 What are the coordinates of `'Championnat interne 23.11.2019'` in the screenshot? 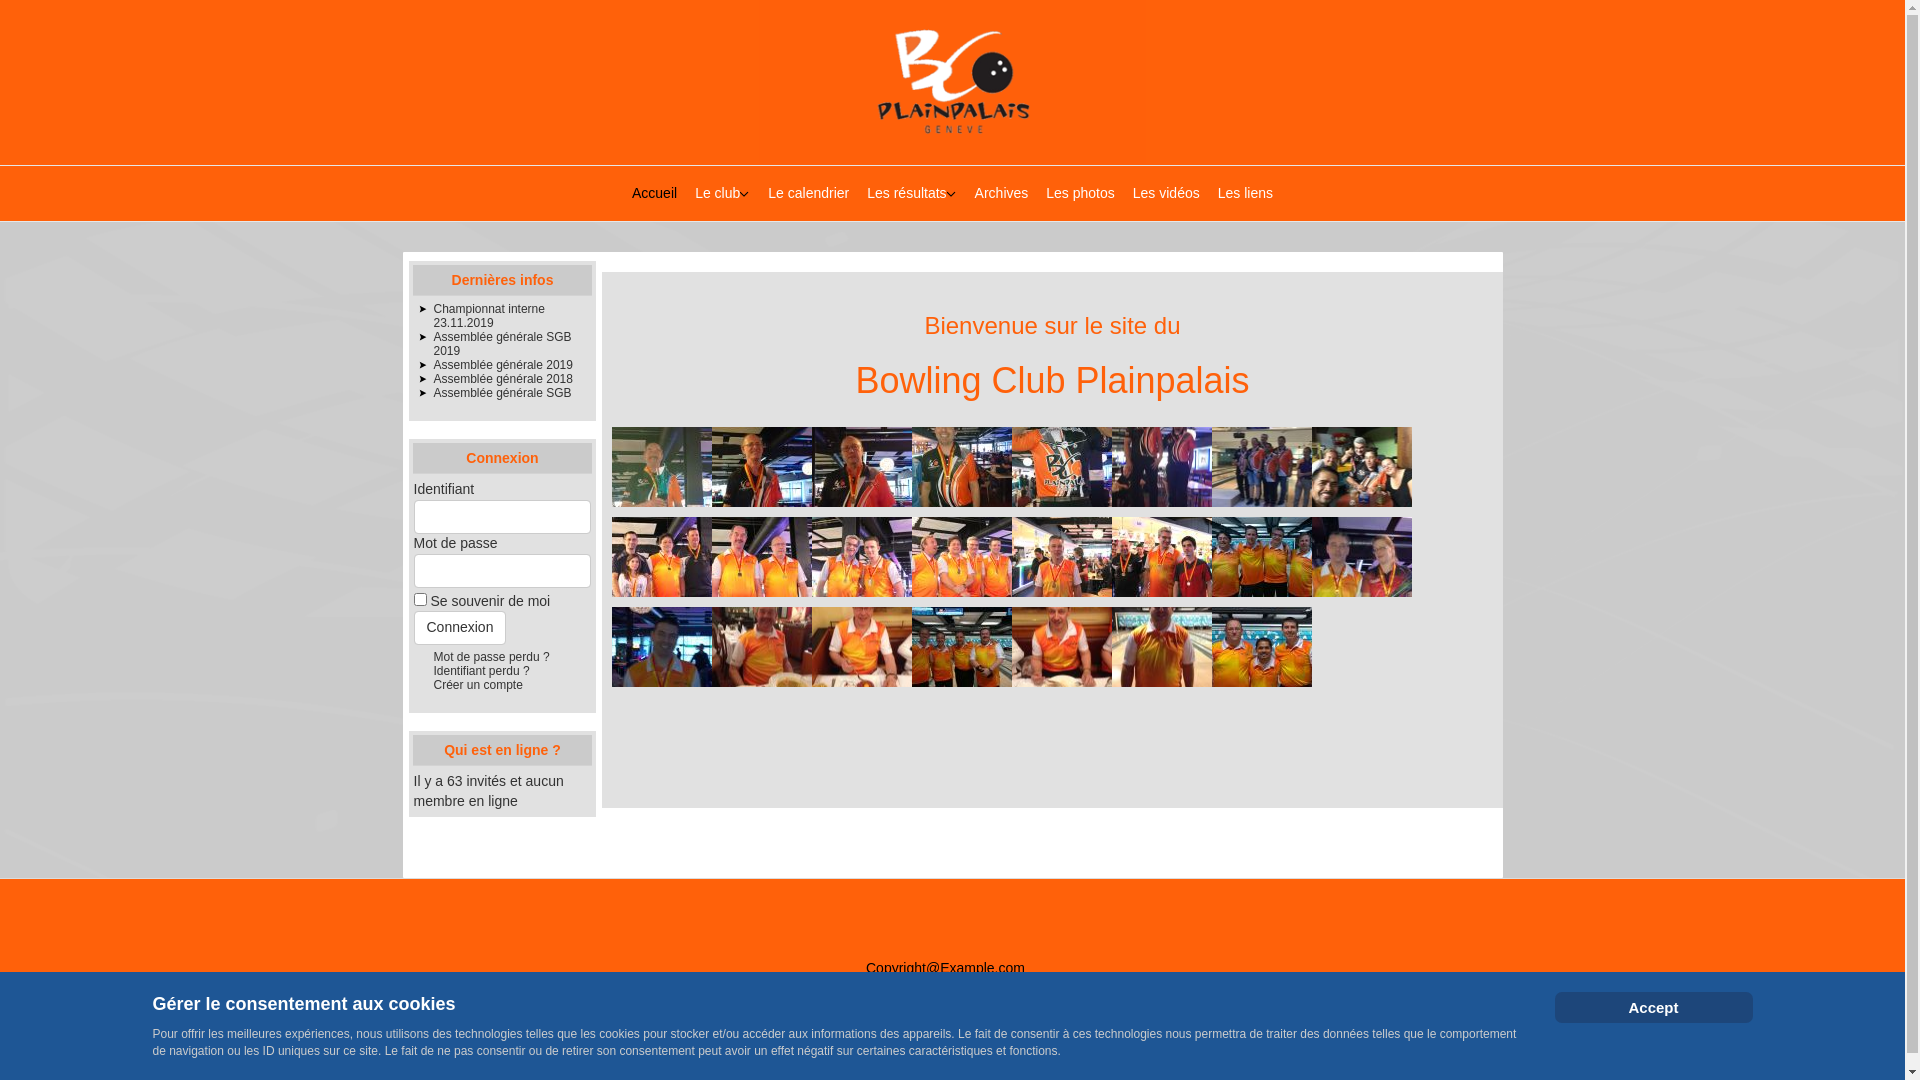 It's located at (489, 315).